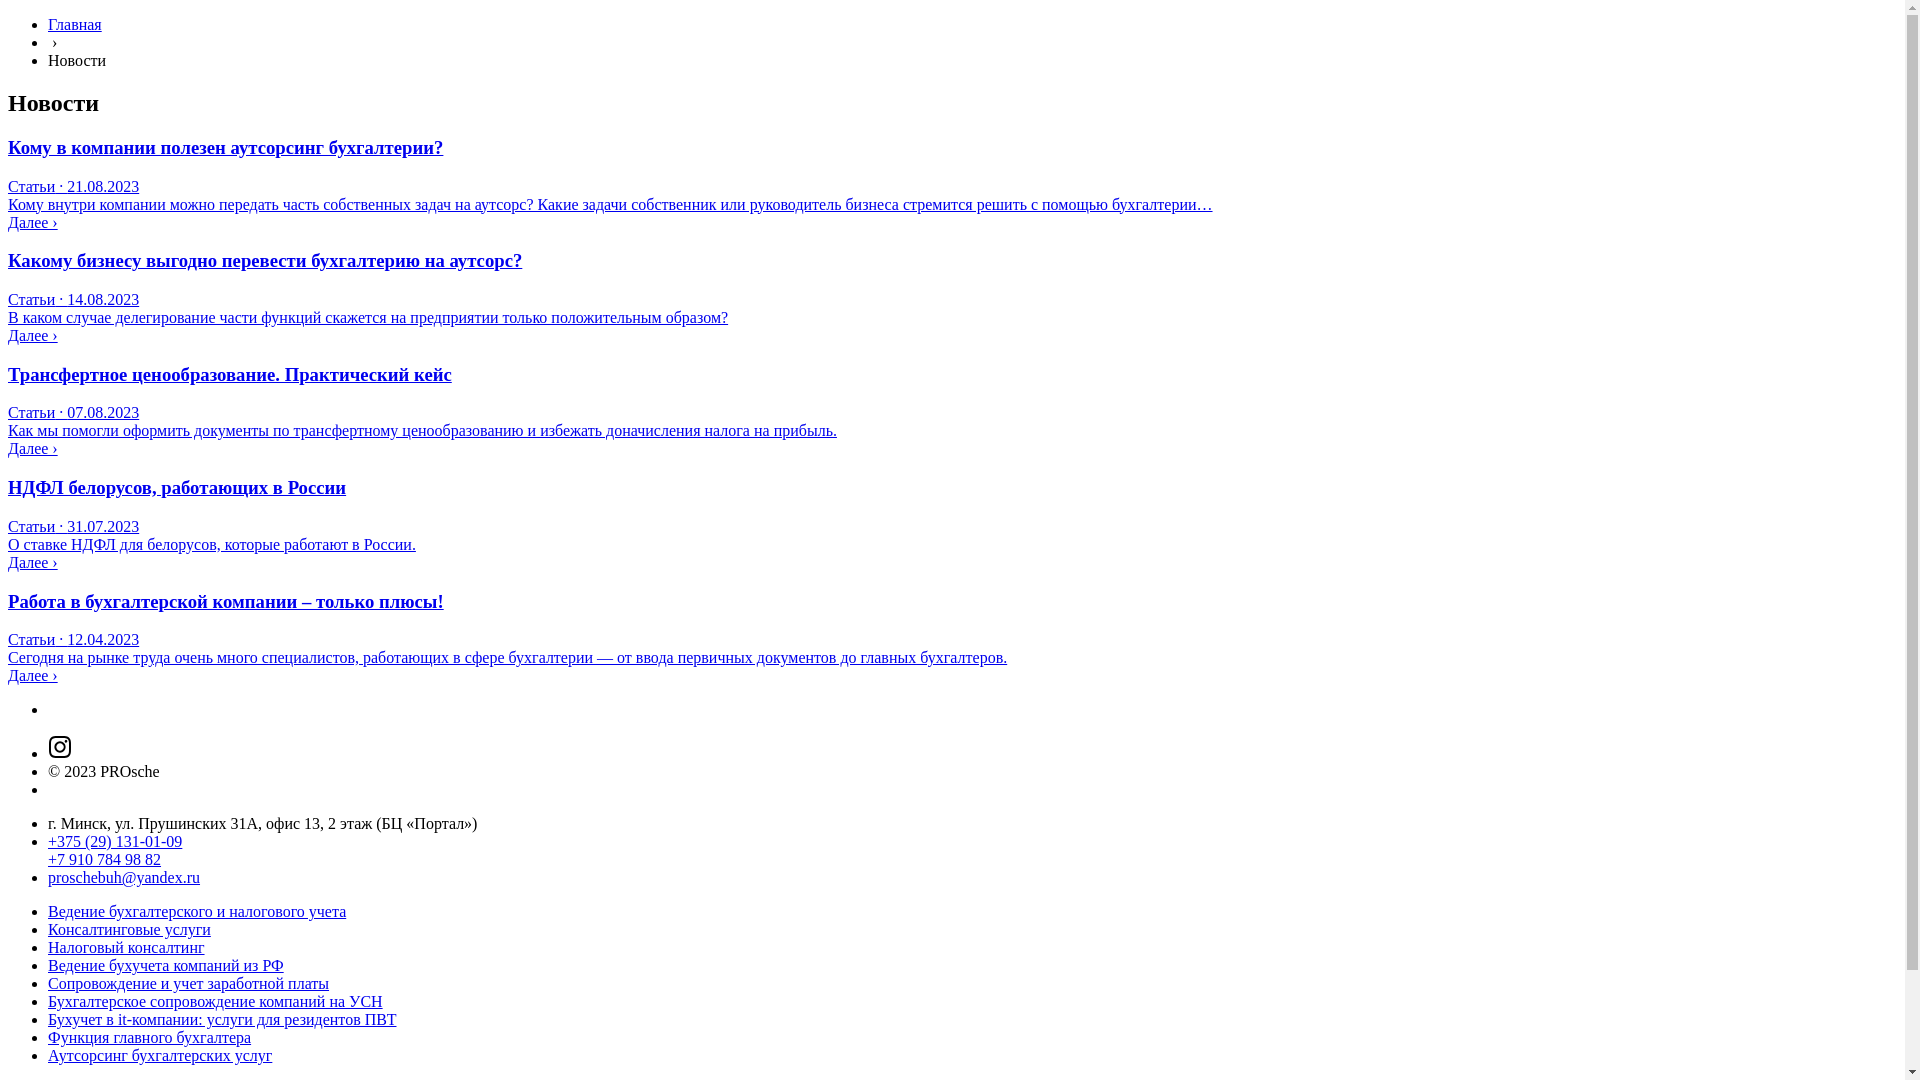 The image size is (1920, 1080). Describe the element at coordinates (123, 876) in the screenshot. I see `'proschebuh@yandex.ru'` at that location.